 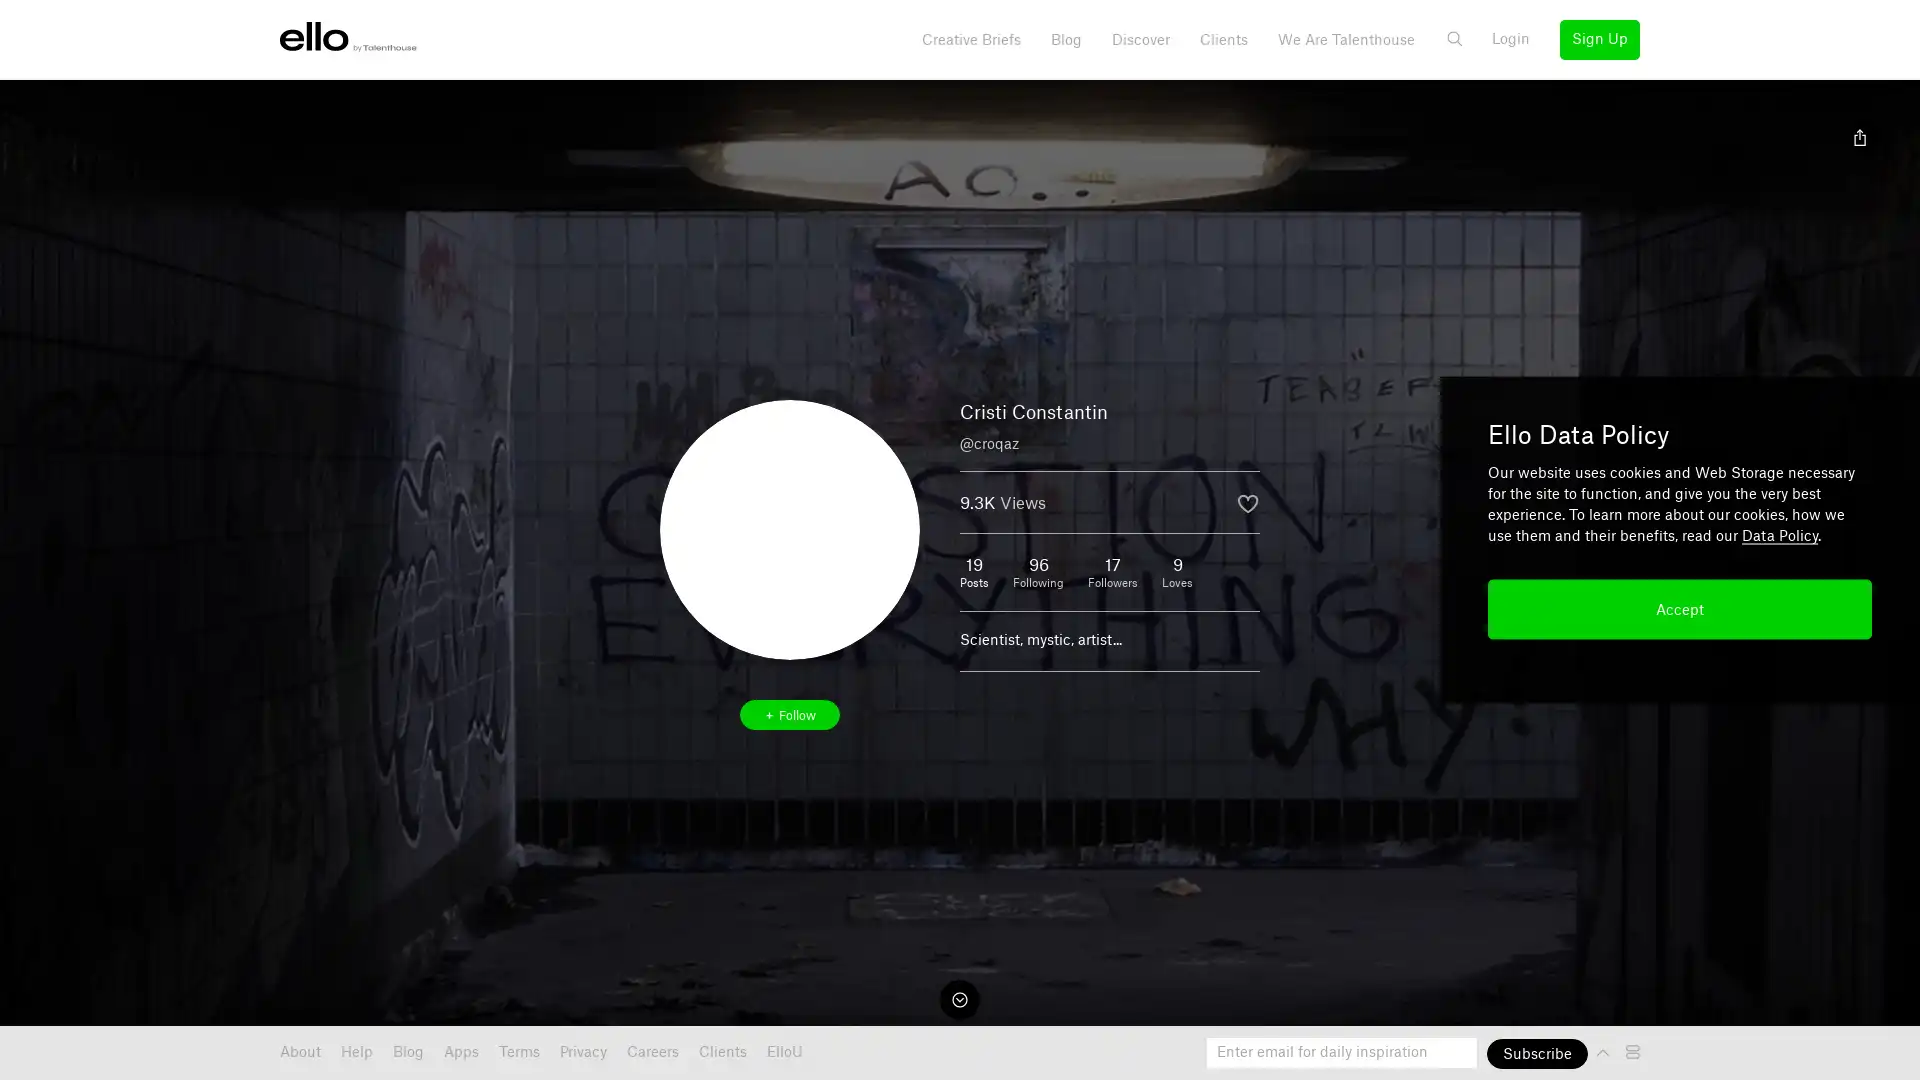 I want to click on Subscribe, so click(x=1536, y=1052).